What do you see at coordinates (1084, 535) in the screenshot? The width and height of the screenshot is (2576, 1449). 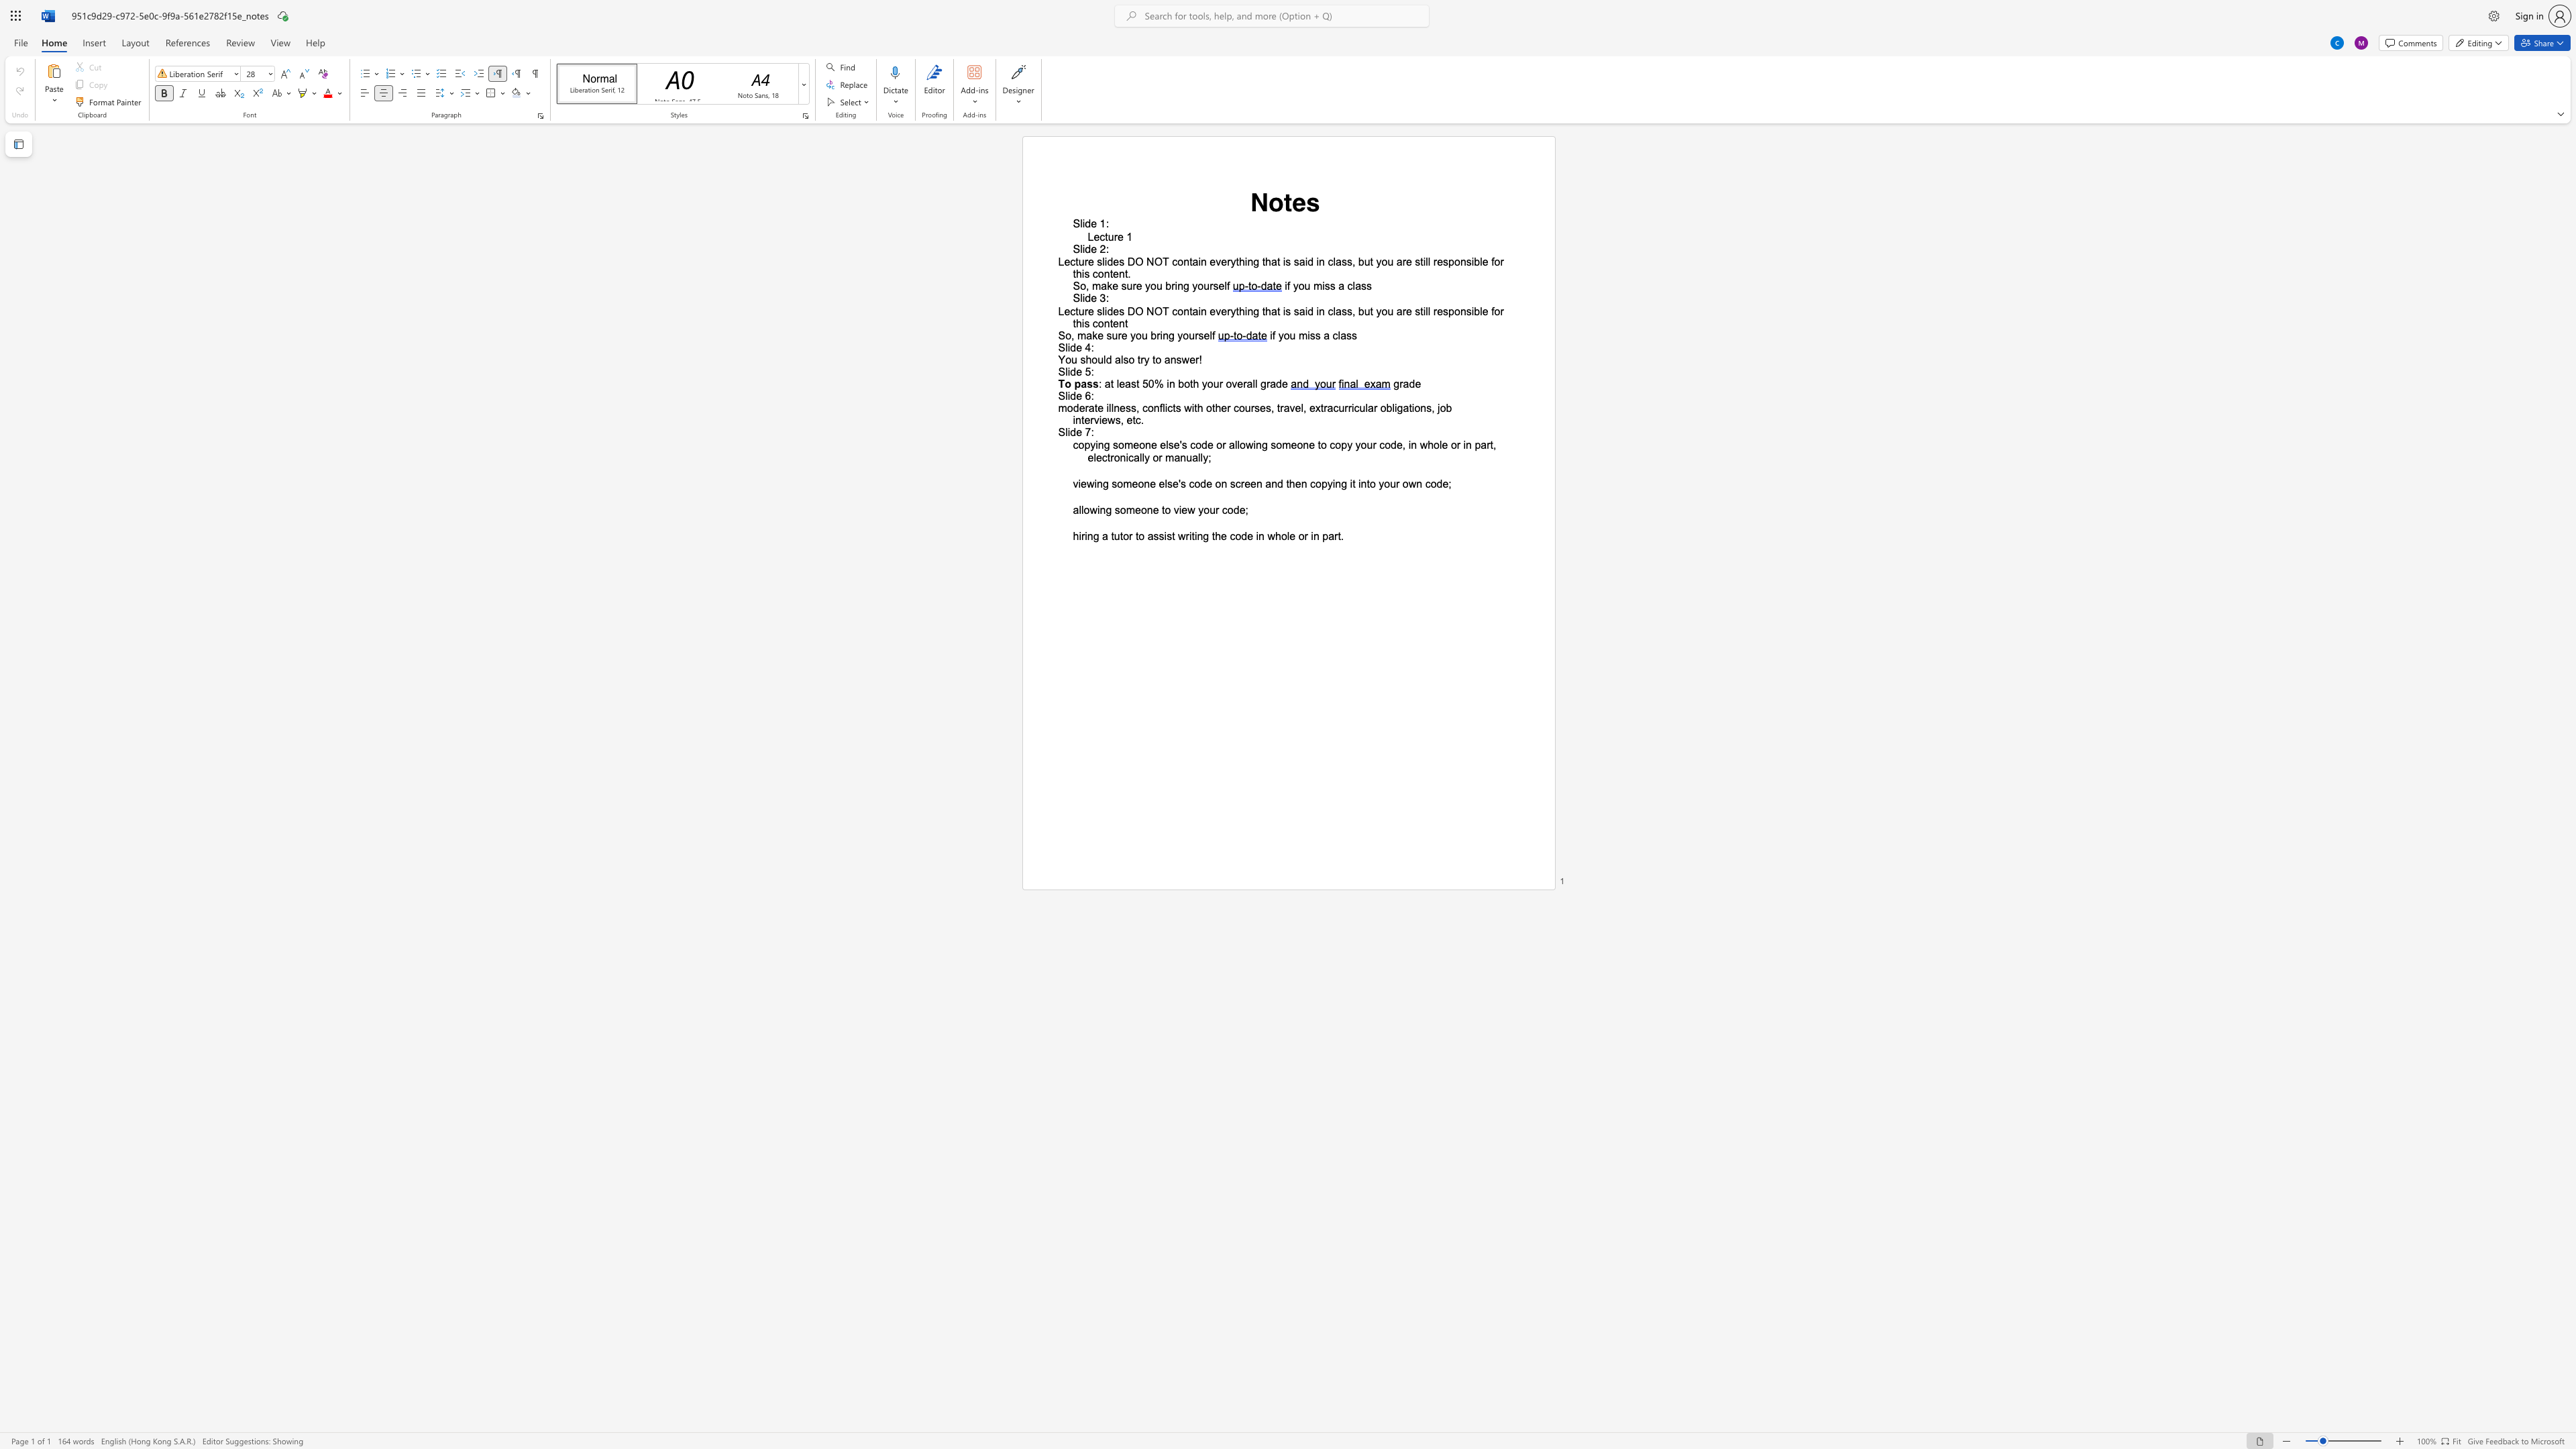 I see `the subset text "ing a tut" within the text "hiring a tutor to"` at bounding box center [1084, 535].